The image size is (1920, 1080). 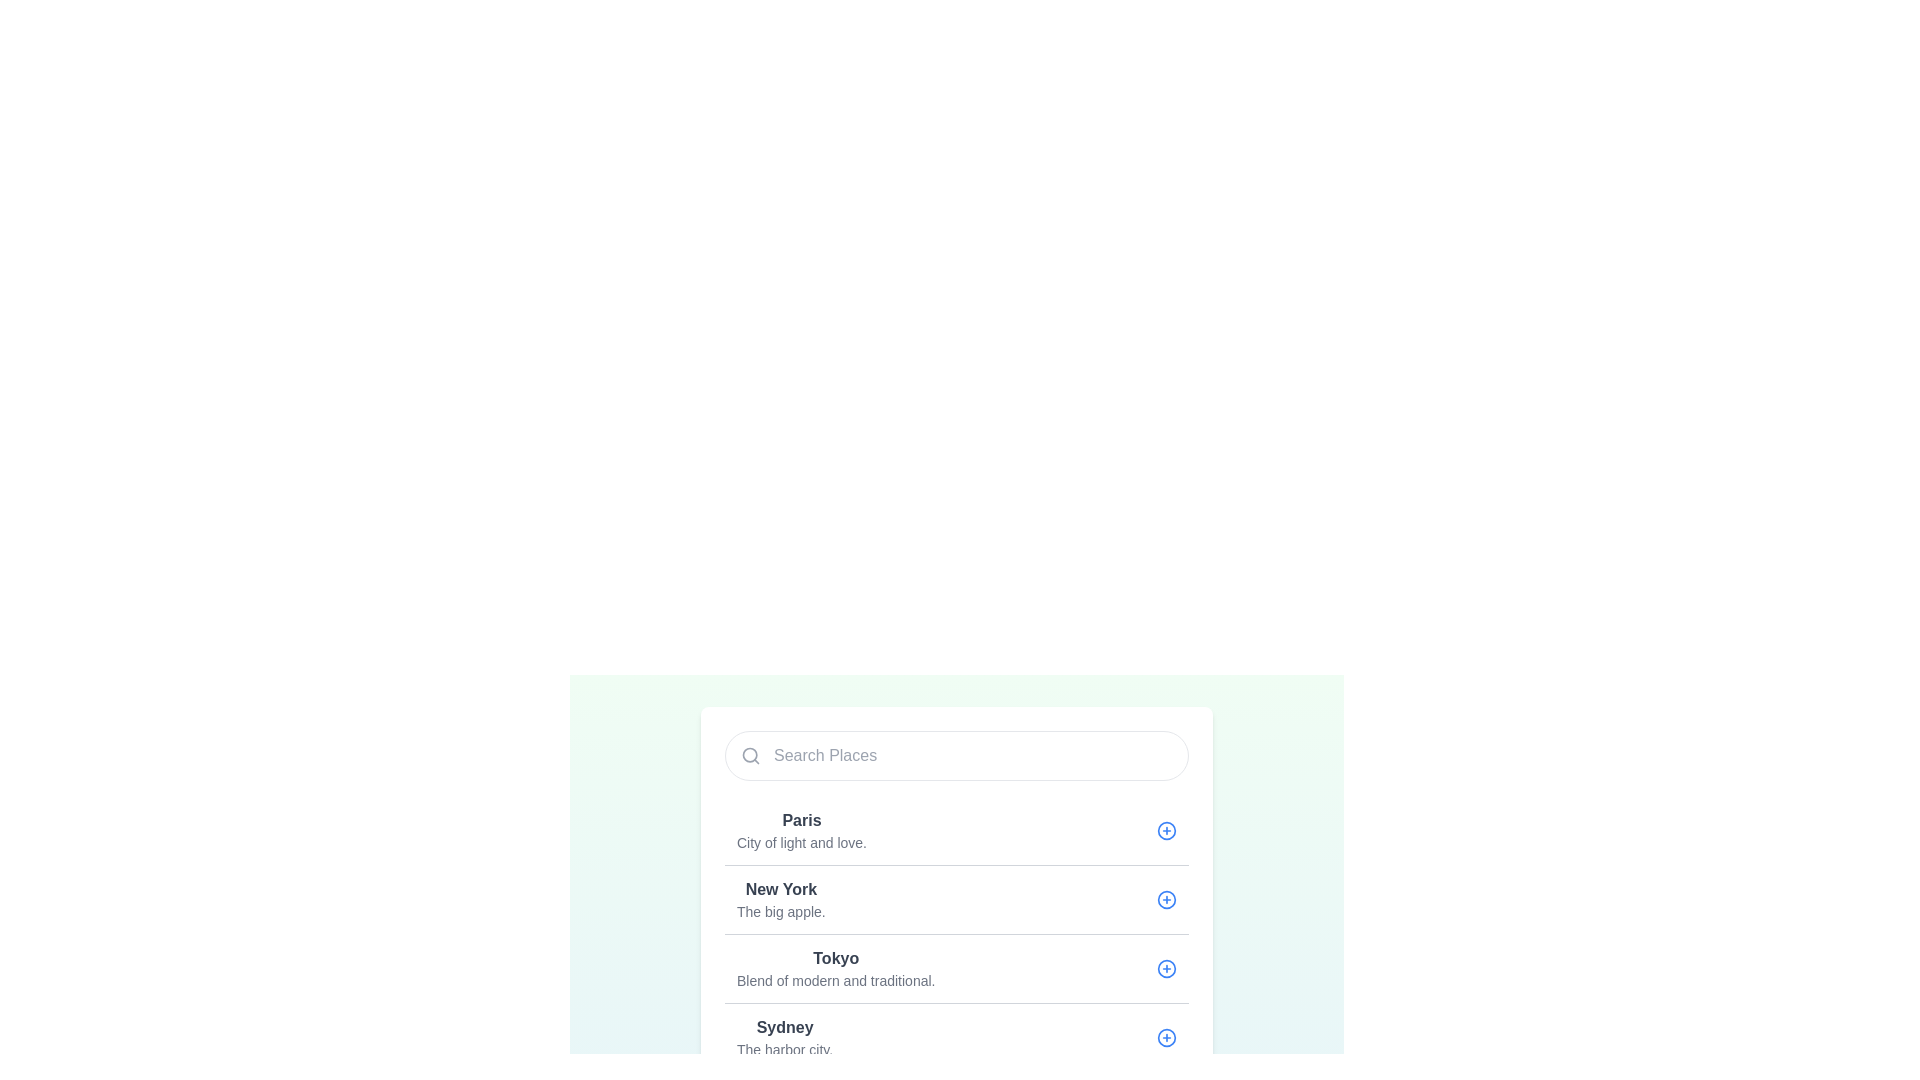 I want to click on the text content block displaying 'Tokyo' with the subtitle 'Blend of modern and traditional.', so click(x=836, y=967).